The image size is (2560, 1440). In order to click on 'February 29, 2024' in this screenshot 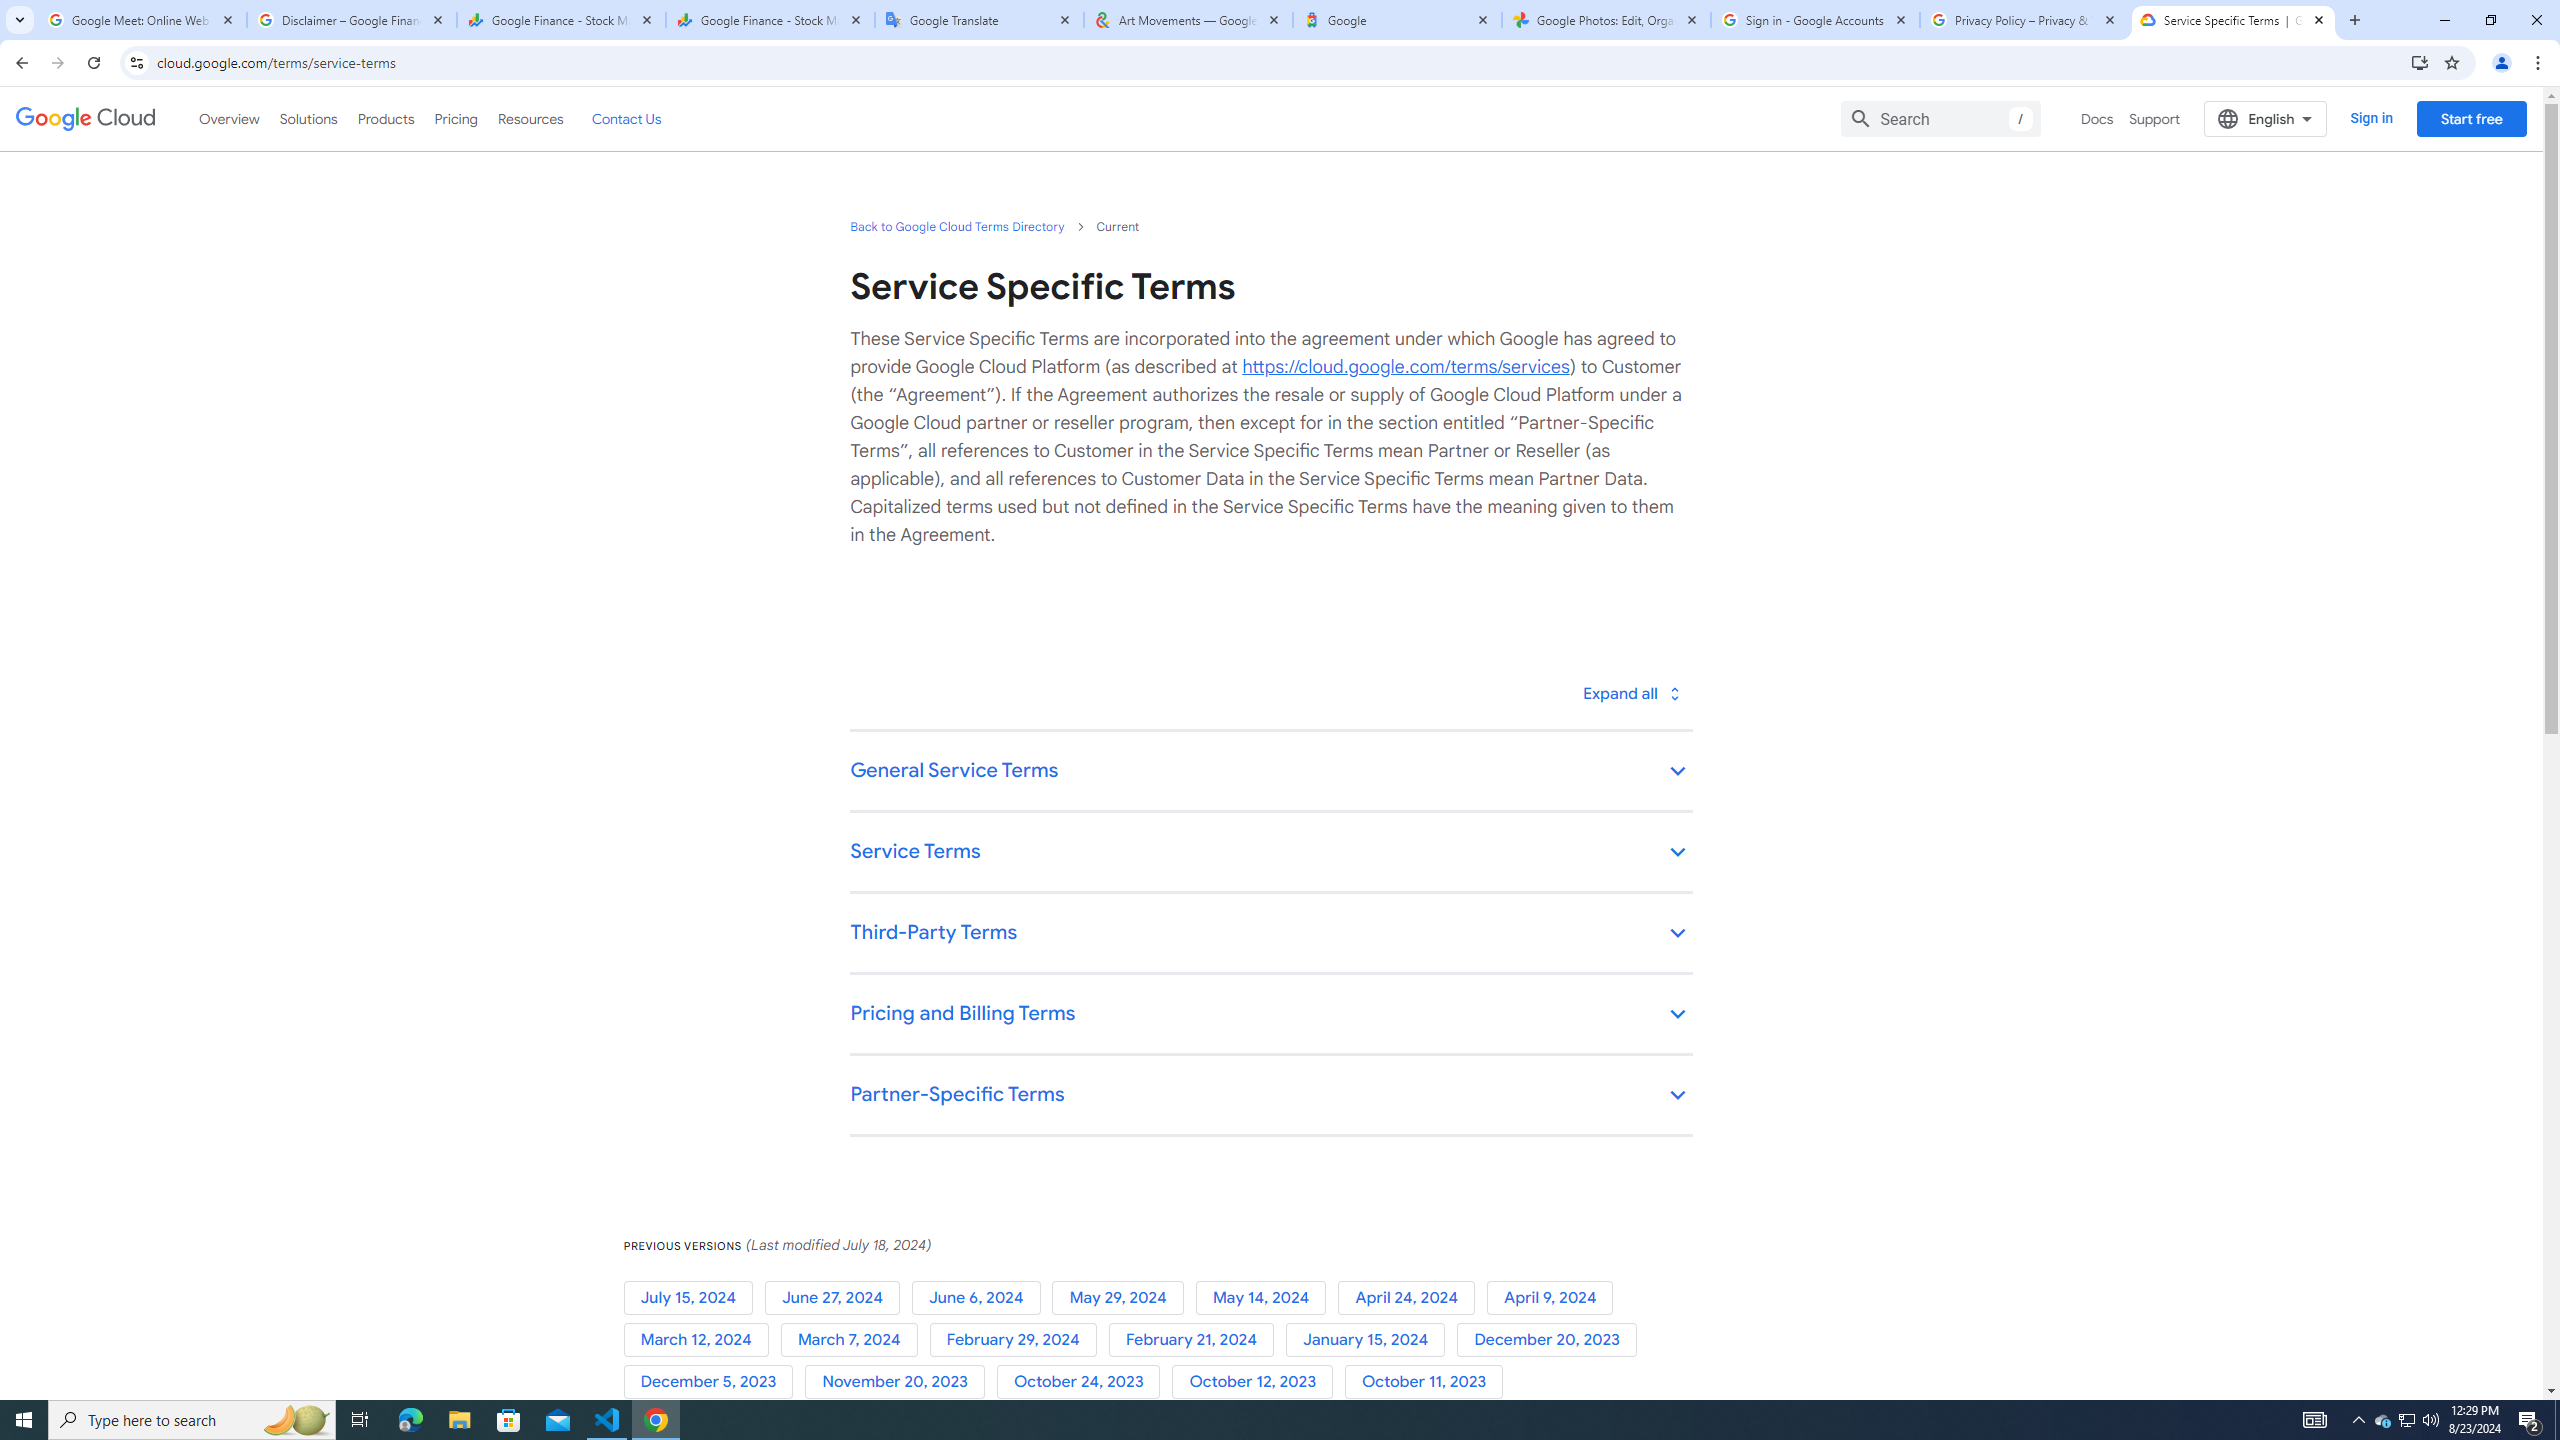, I will do `click(1018, 1338)`.